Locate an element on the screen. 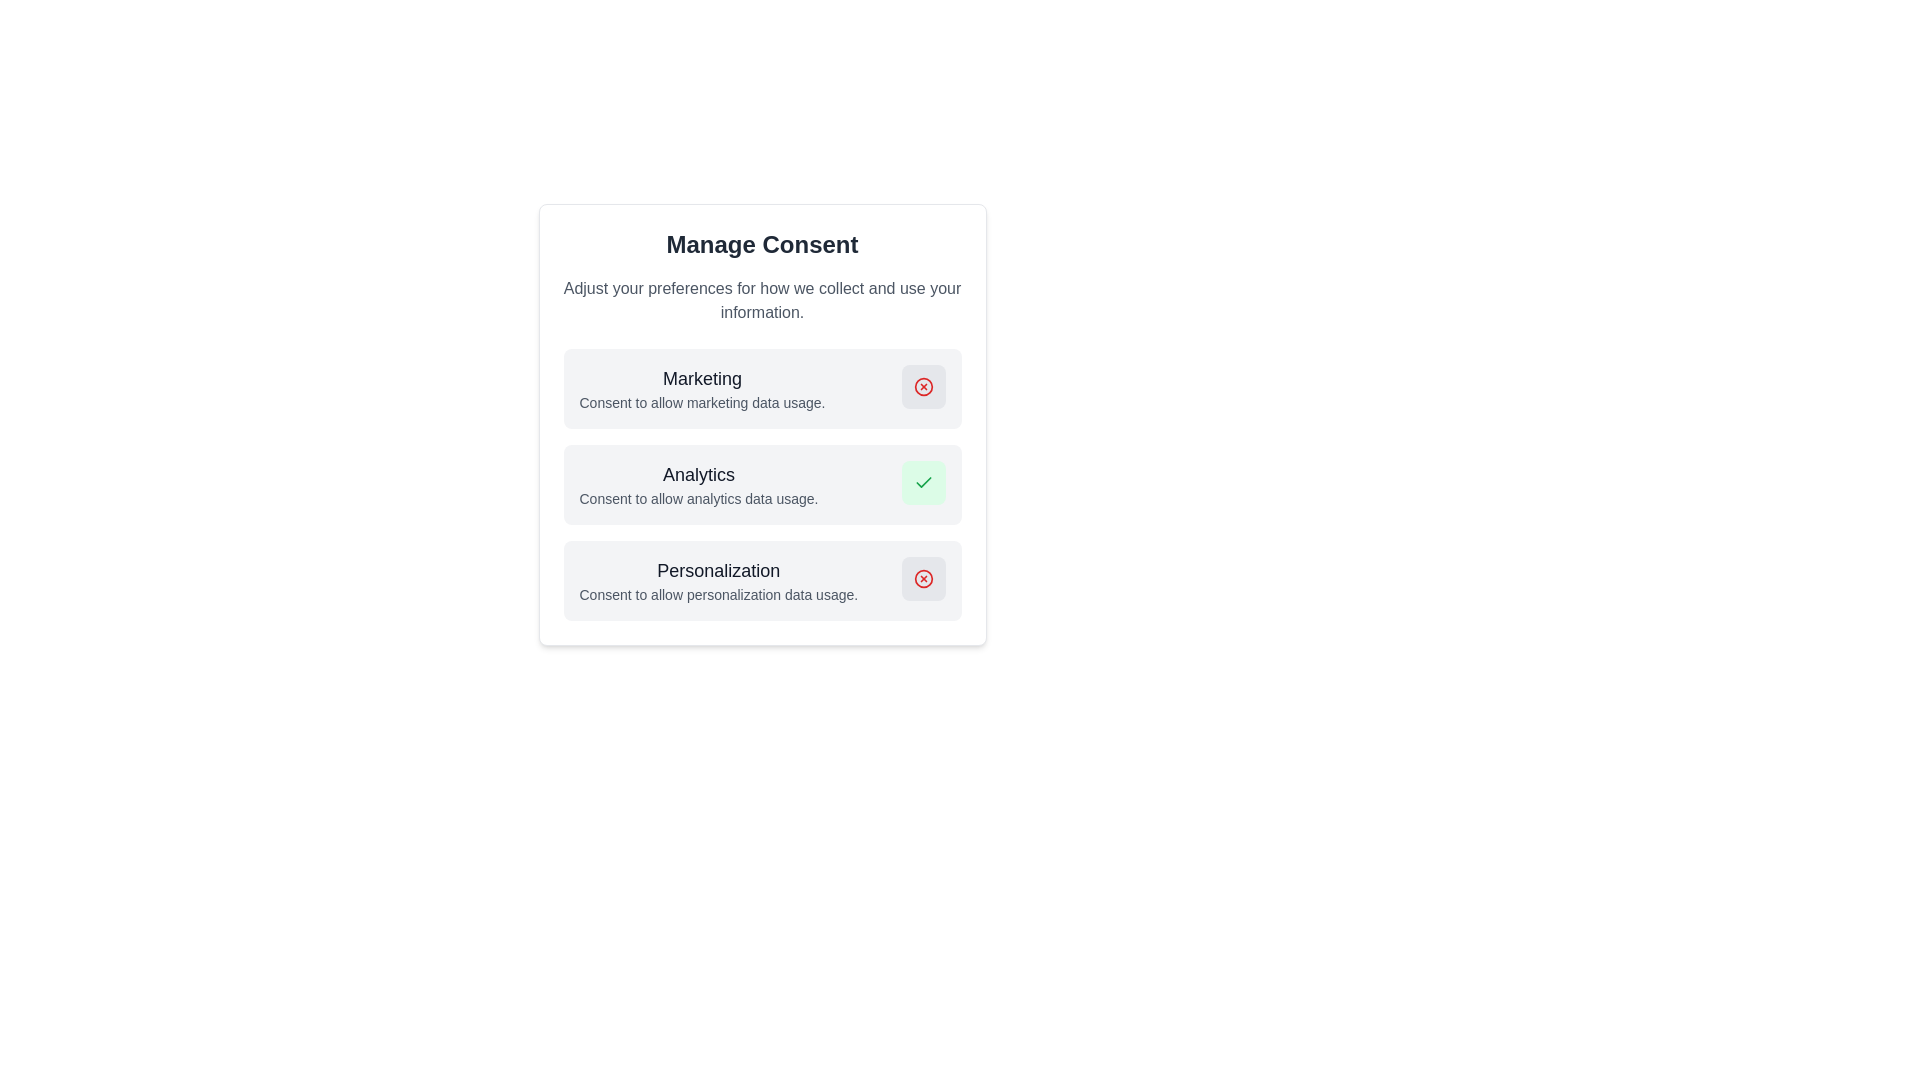 Image resolution: width=1920 pixels, height=1080 pixels. the circular indicator with an 'x' icon located to the right of the 'Marketing' label in the consent management modal is located at coordinates (922, 386).